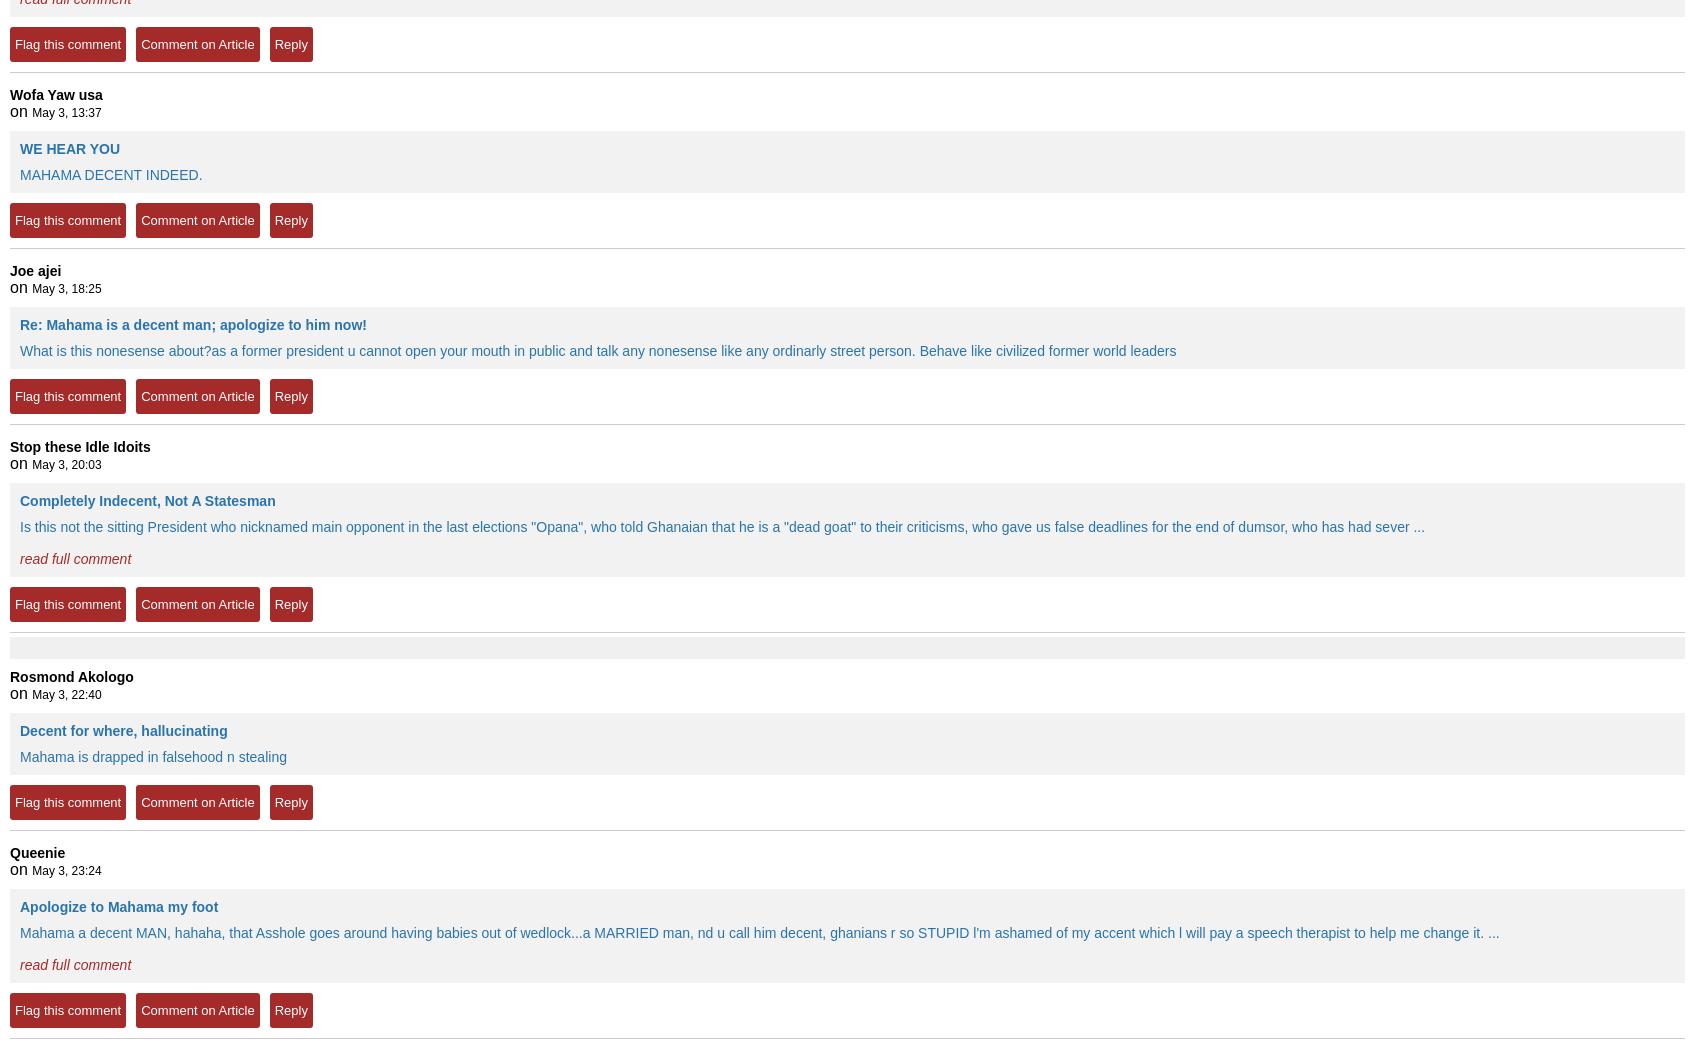  What do you see at coordinates (65, 693) in the screenshot?
I see `'May  3, 22:40'` at bounding box center [65, 693].